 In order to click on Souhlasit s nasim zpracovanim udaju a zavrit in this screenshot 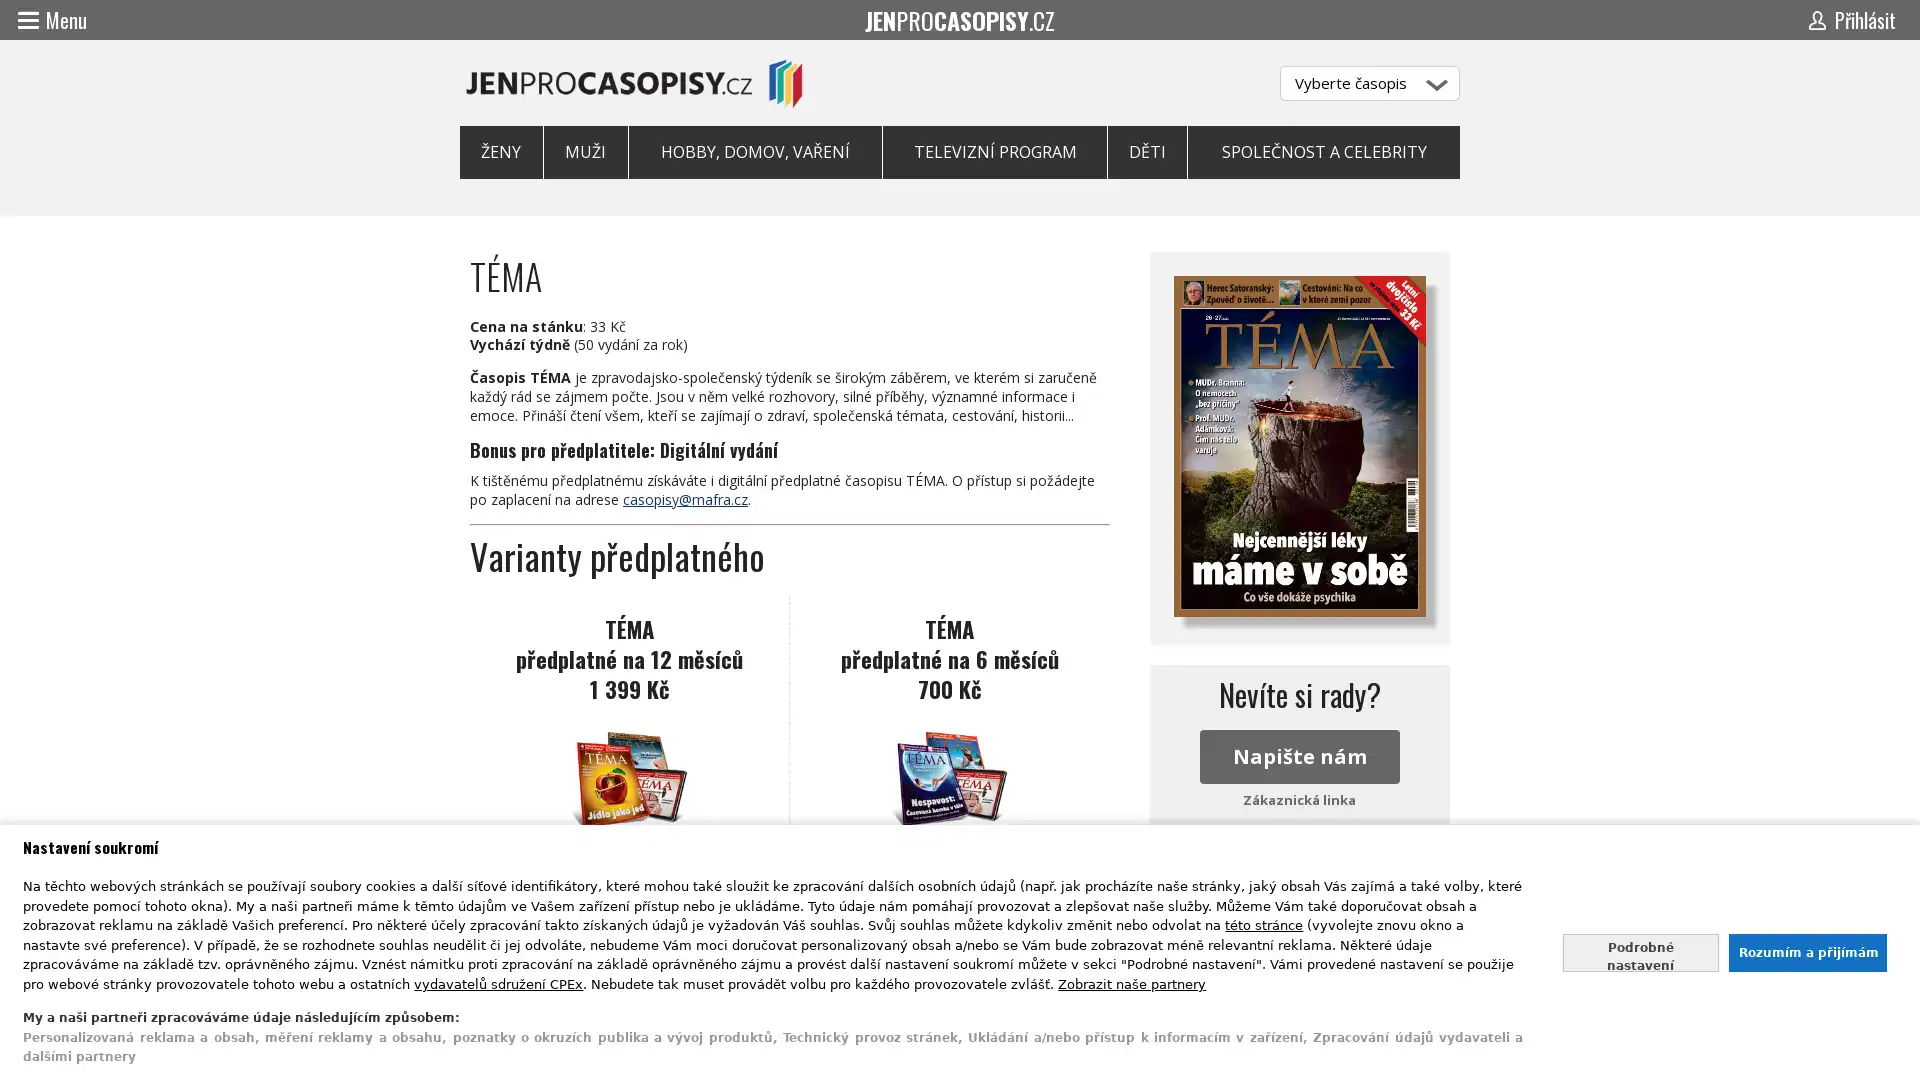, I will do `click(1806, 951)`.